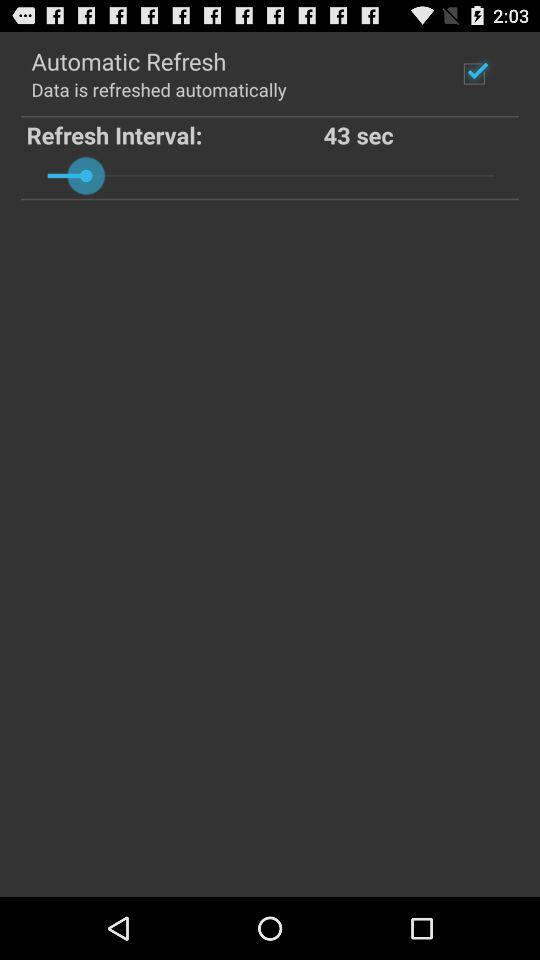  Describe the element at coordinates (473, 73) in the screenshot. I see `the item next to data is refreshed app` at that location.